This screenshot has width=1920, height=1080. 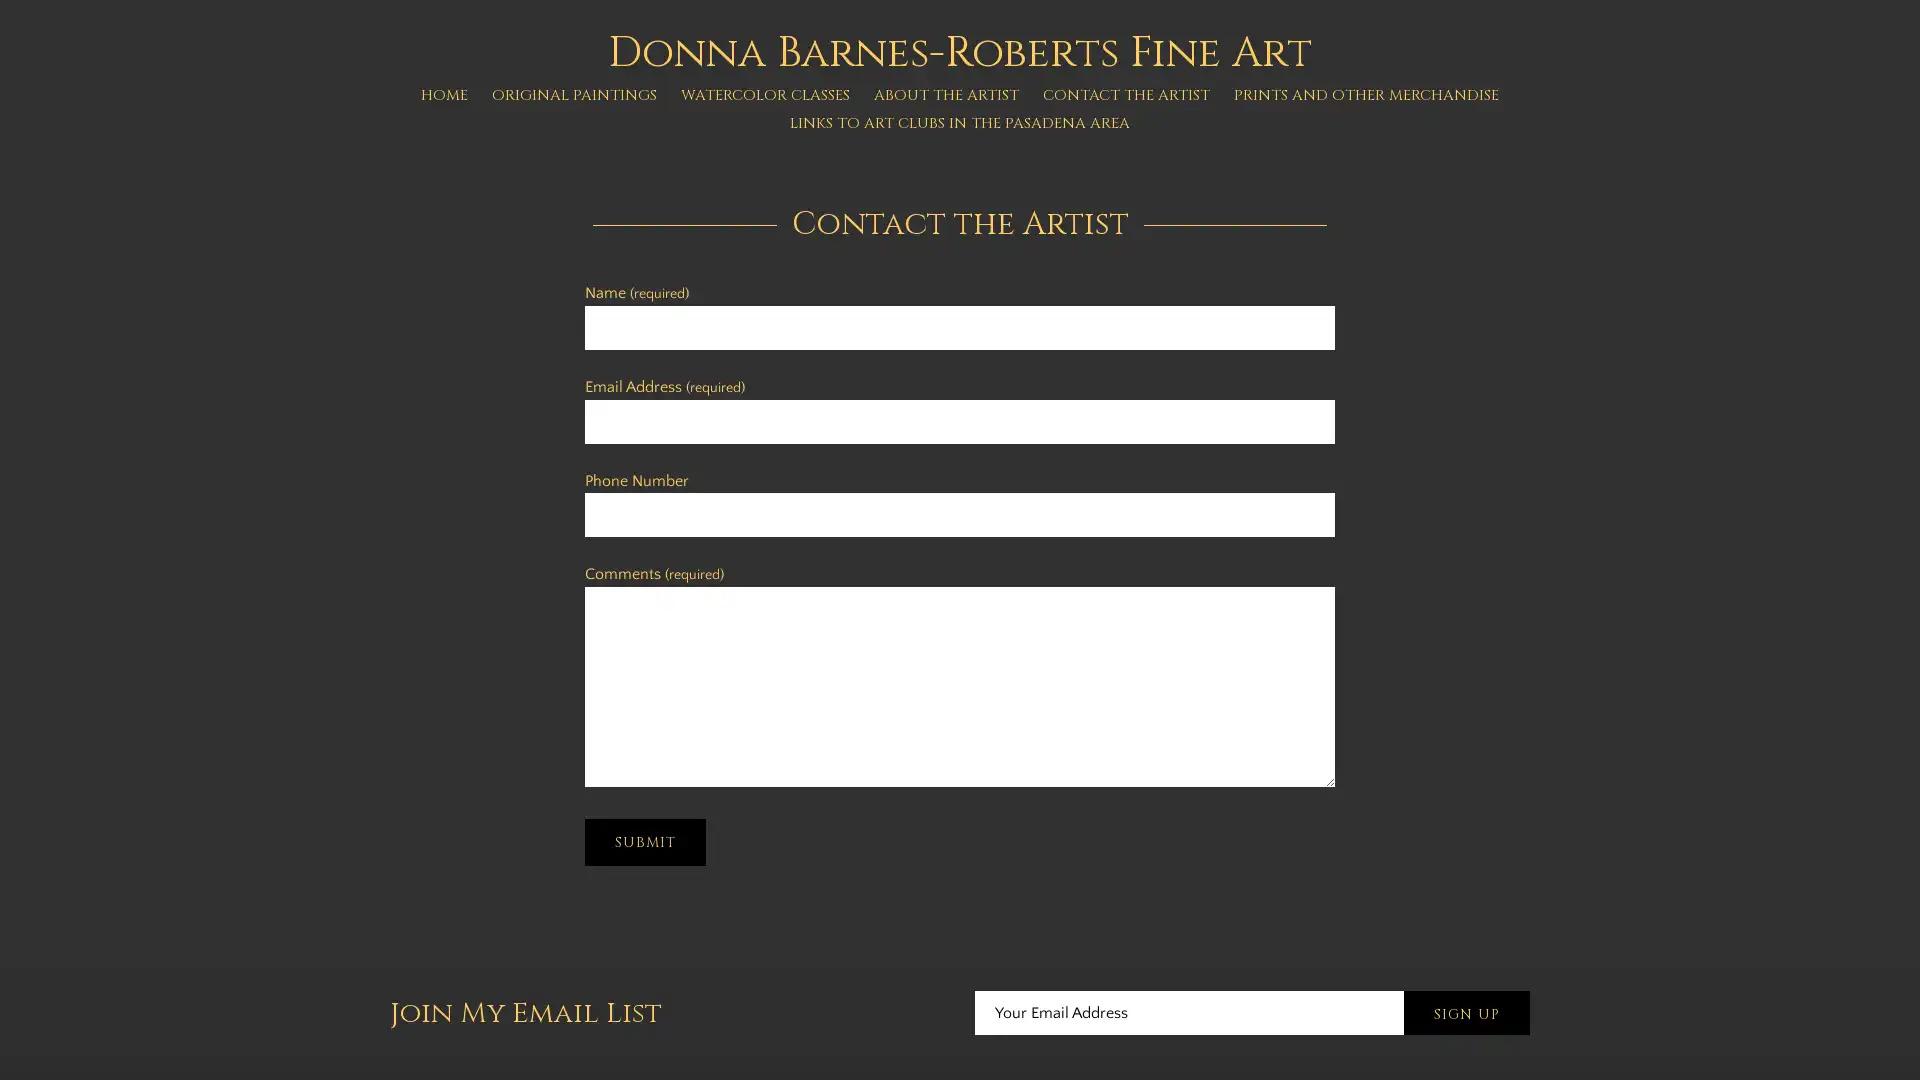 What do you see at coordinates (645, 842) in the screenshot?
I see `Submit` at bounding box center [645, 842].